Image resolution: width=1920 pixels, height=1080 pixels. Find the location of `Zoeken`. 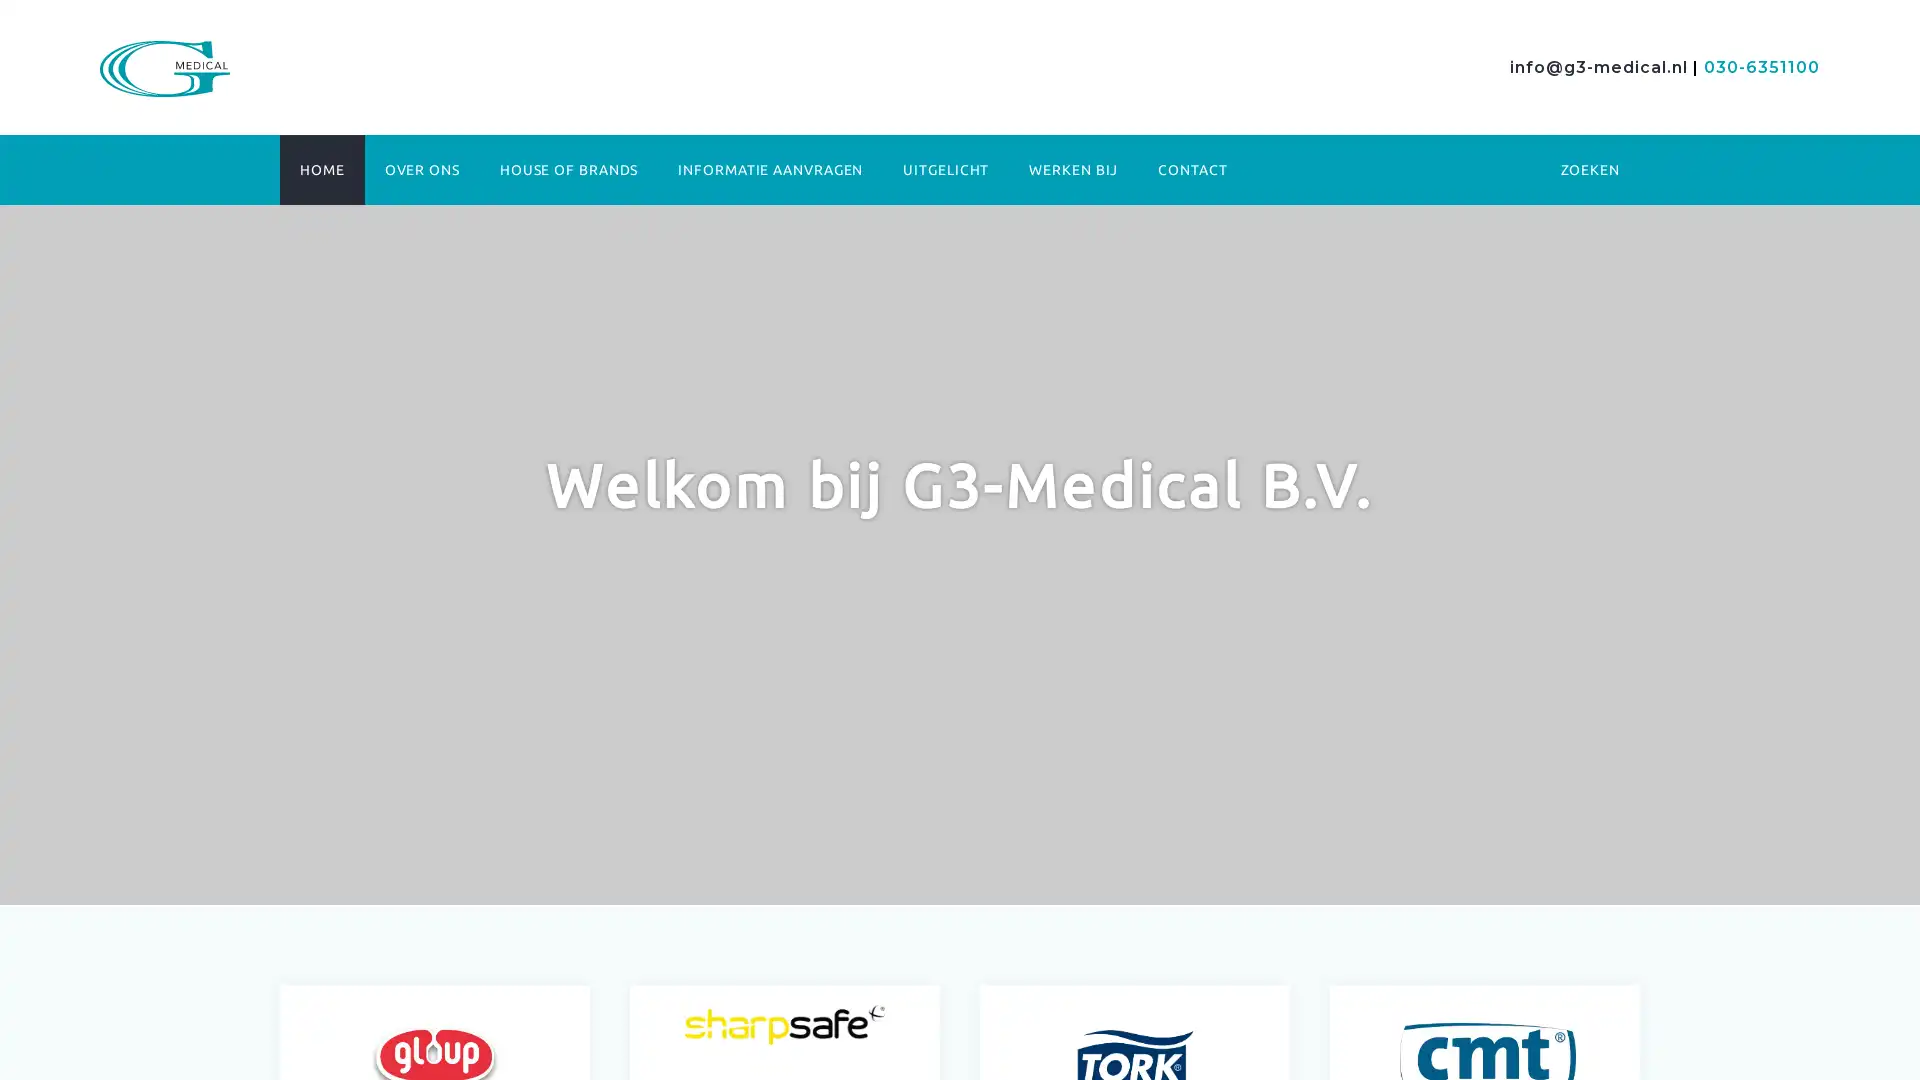

Zoeken is located at coordinates (1411, 264).